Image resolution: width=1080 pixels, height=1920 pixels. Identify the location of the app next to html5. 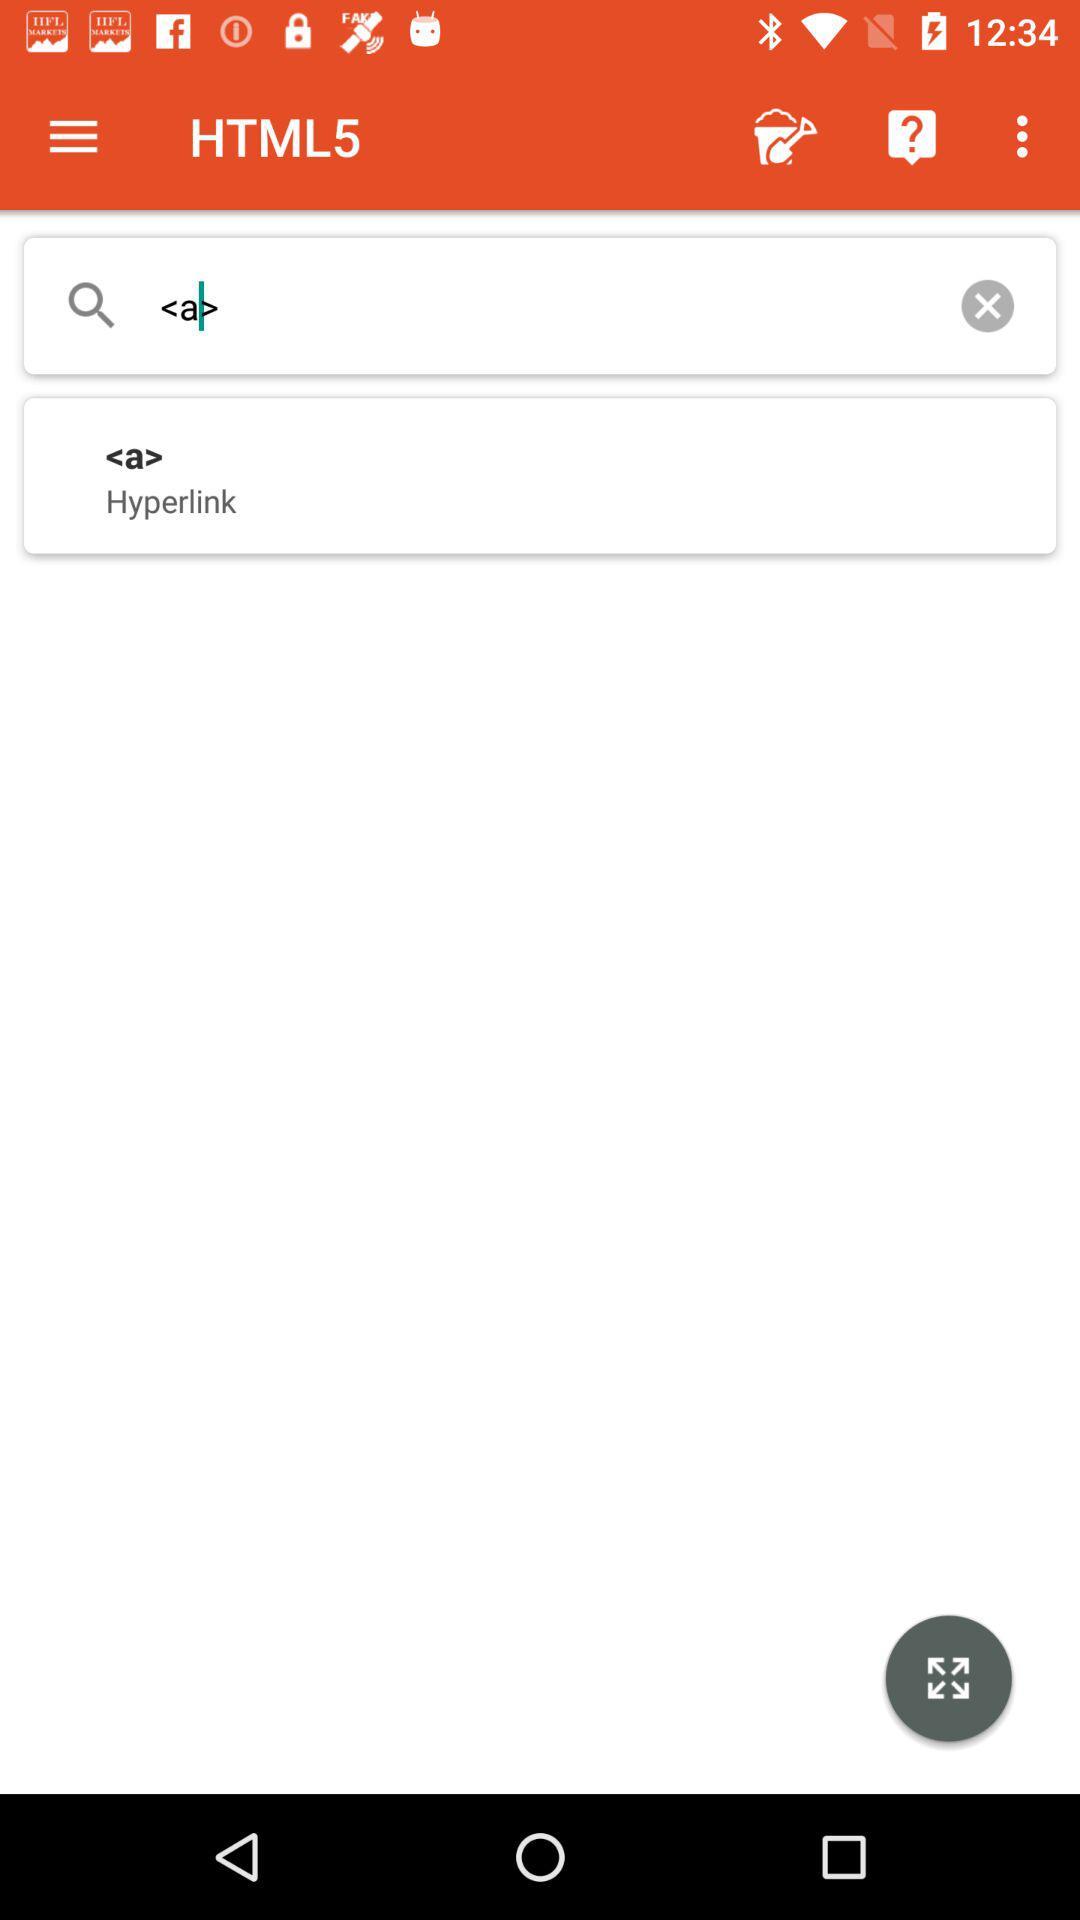
(72, 135).